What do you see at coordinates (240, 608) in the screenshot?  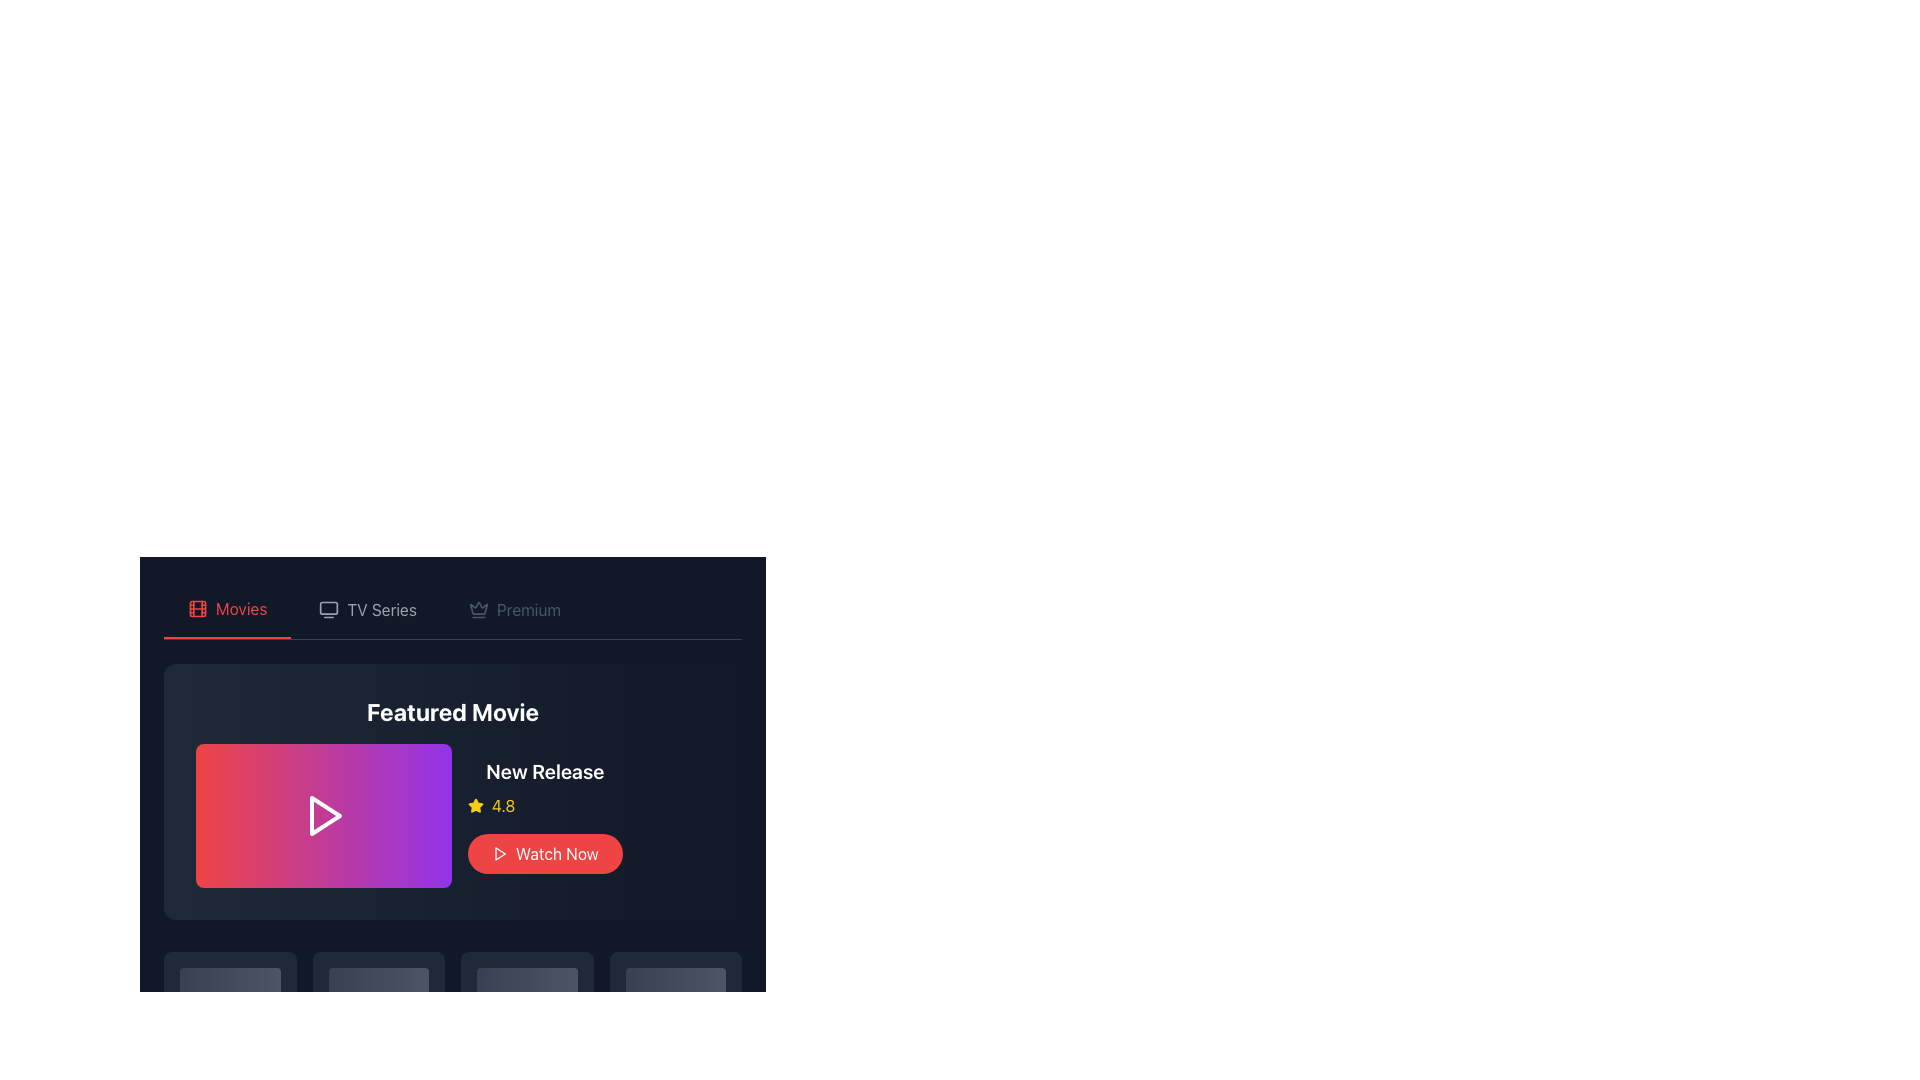 I see `the 'Movies' text element in the navigation menu, which is displayed in bold red font and is adjacent to a film icon` at bounding box center [240, 608].